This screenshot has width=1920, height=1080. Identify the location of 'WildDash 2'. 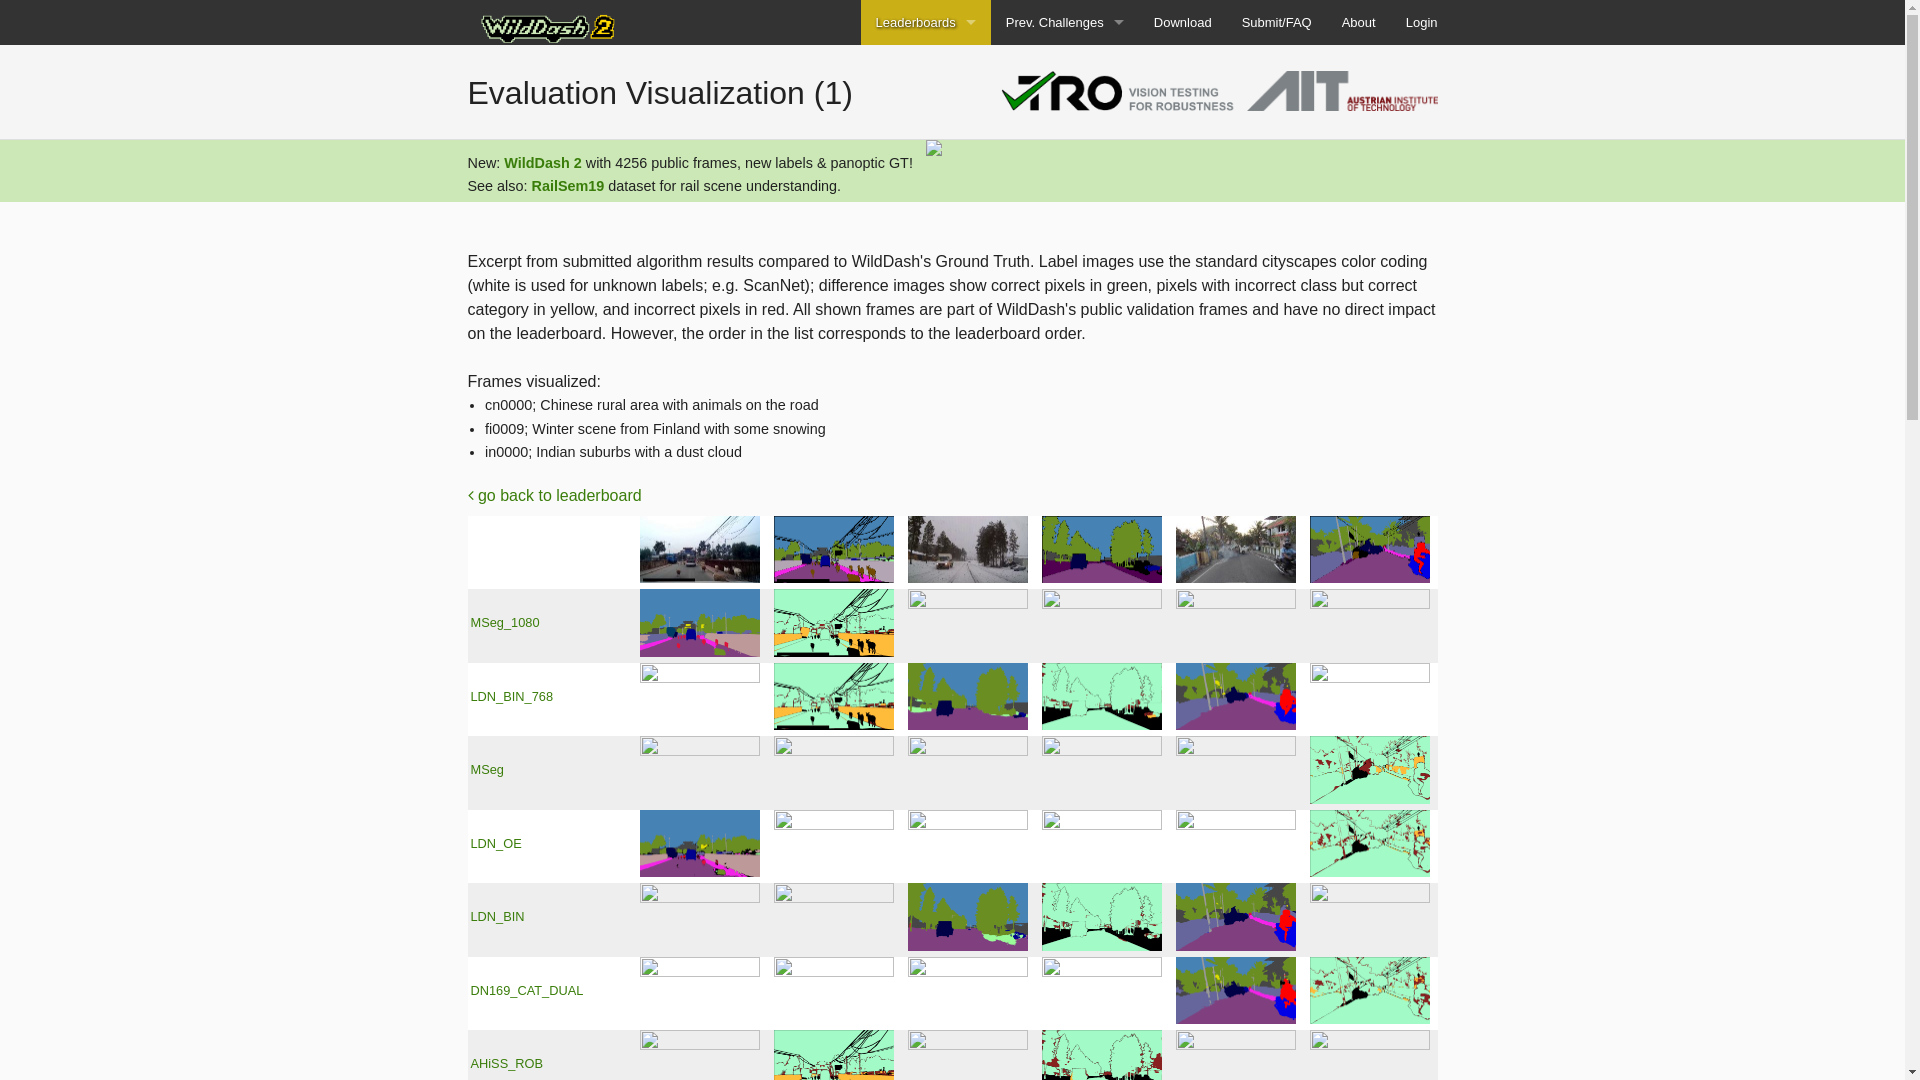
(542, 161).